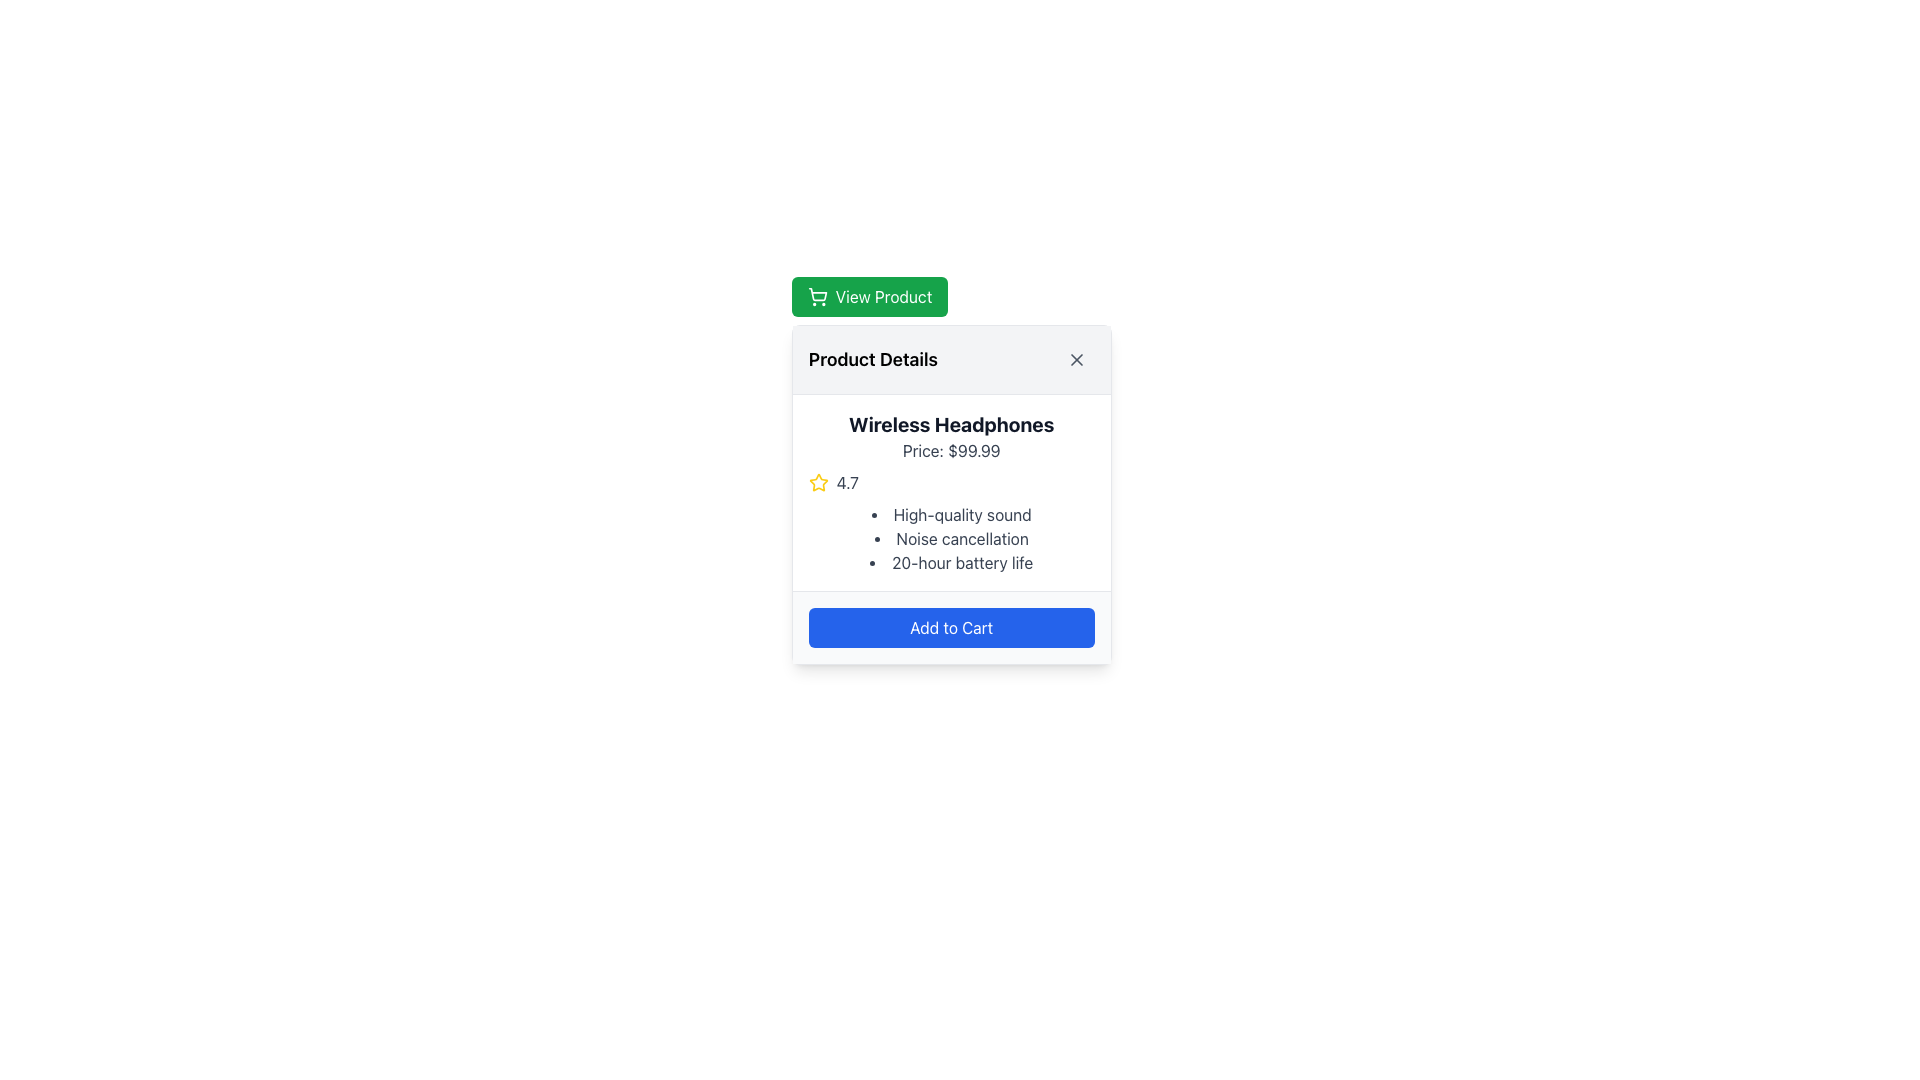  Describe the element at coordinates (873, 358) in the screenshot. I see `the 'Product Details' text label, which is styled with a bold, large black font and positioned within a light gray header bar at the top of a modal window` at that location.